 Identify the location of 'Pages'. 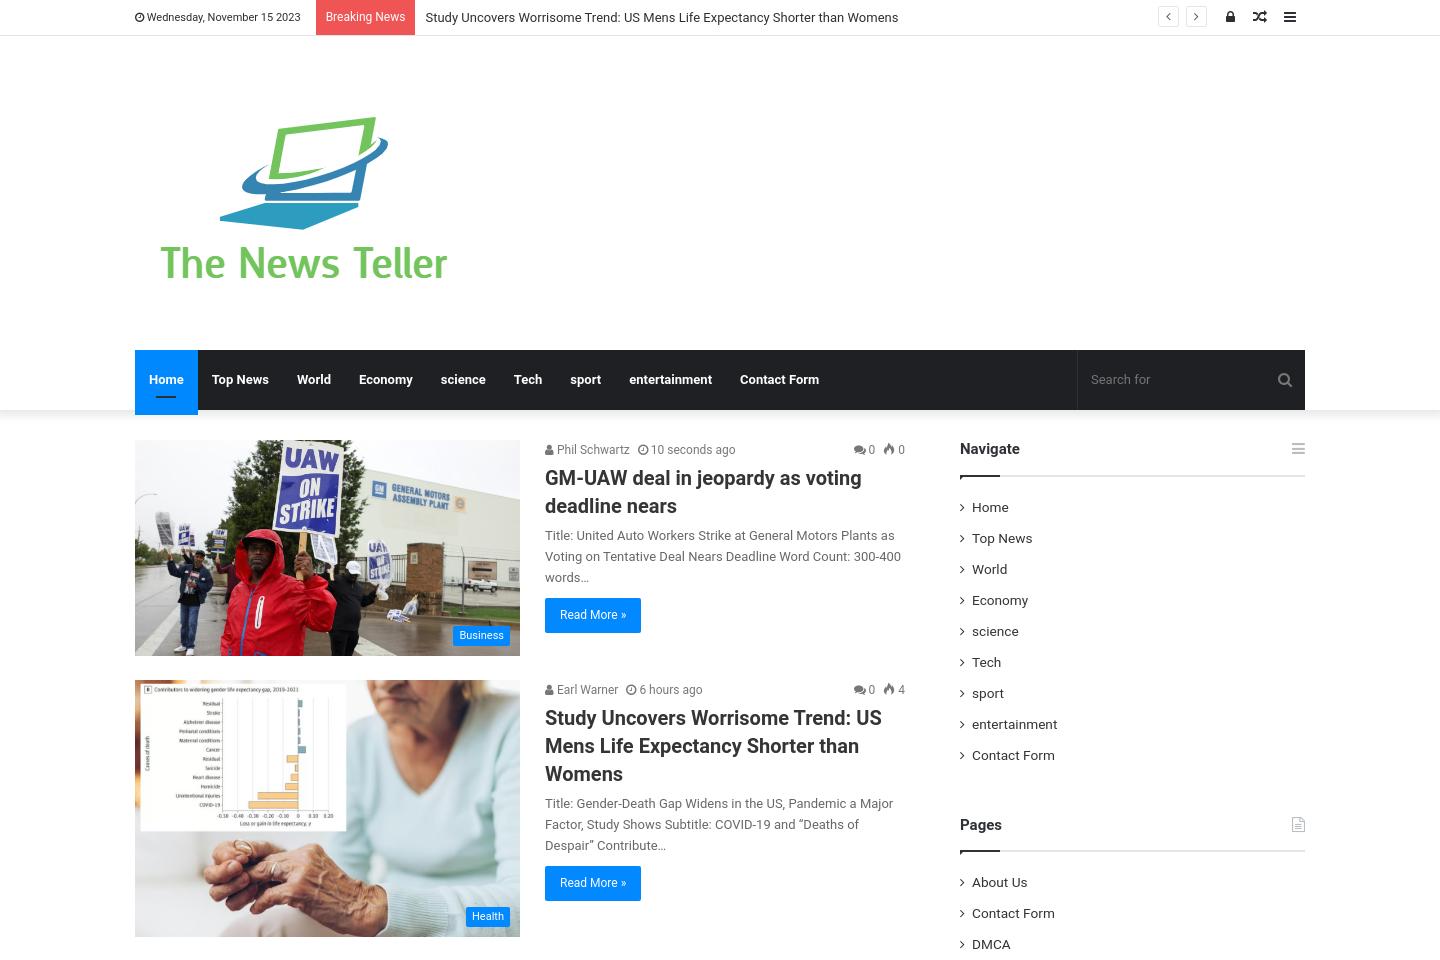
(979, 823).